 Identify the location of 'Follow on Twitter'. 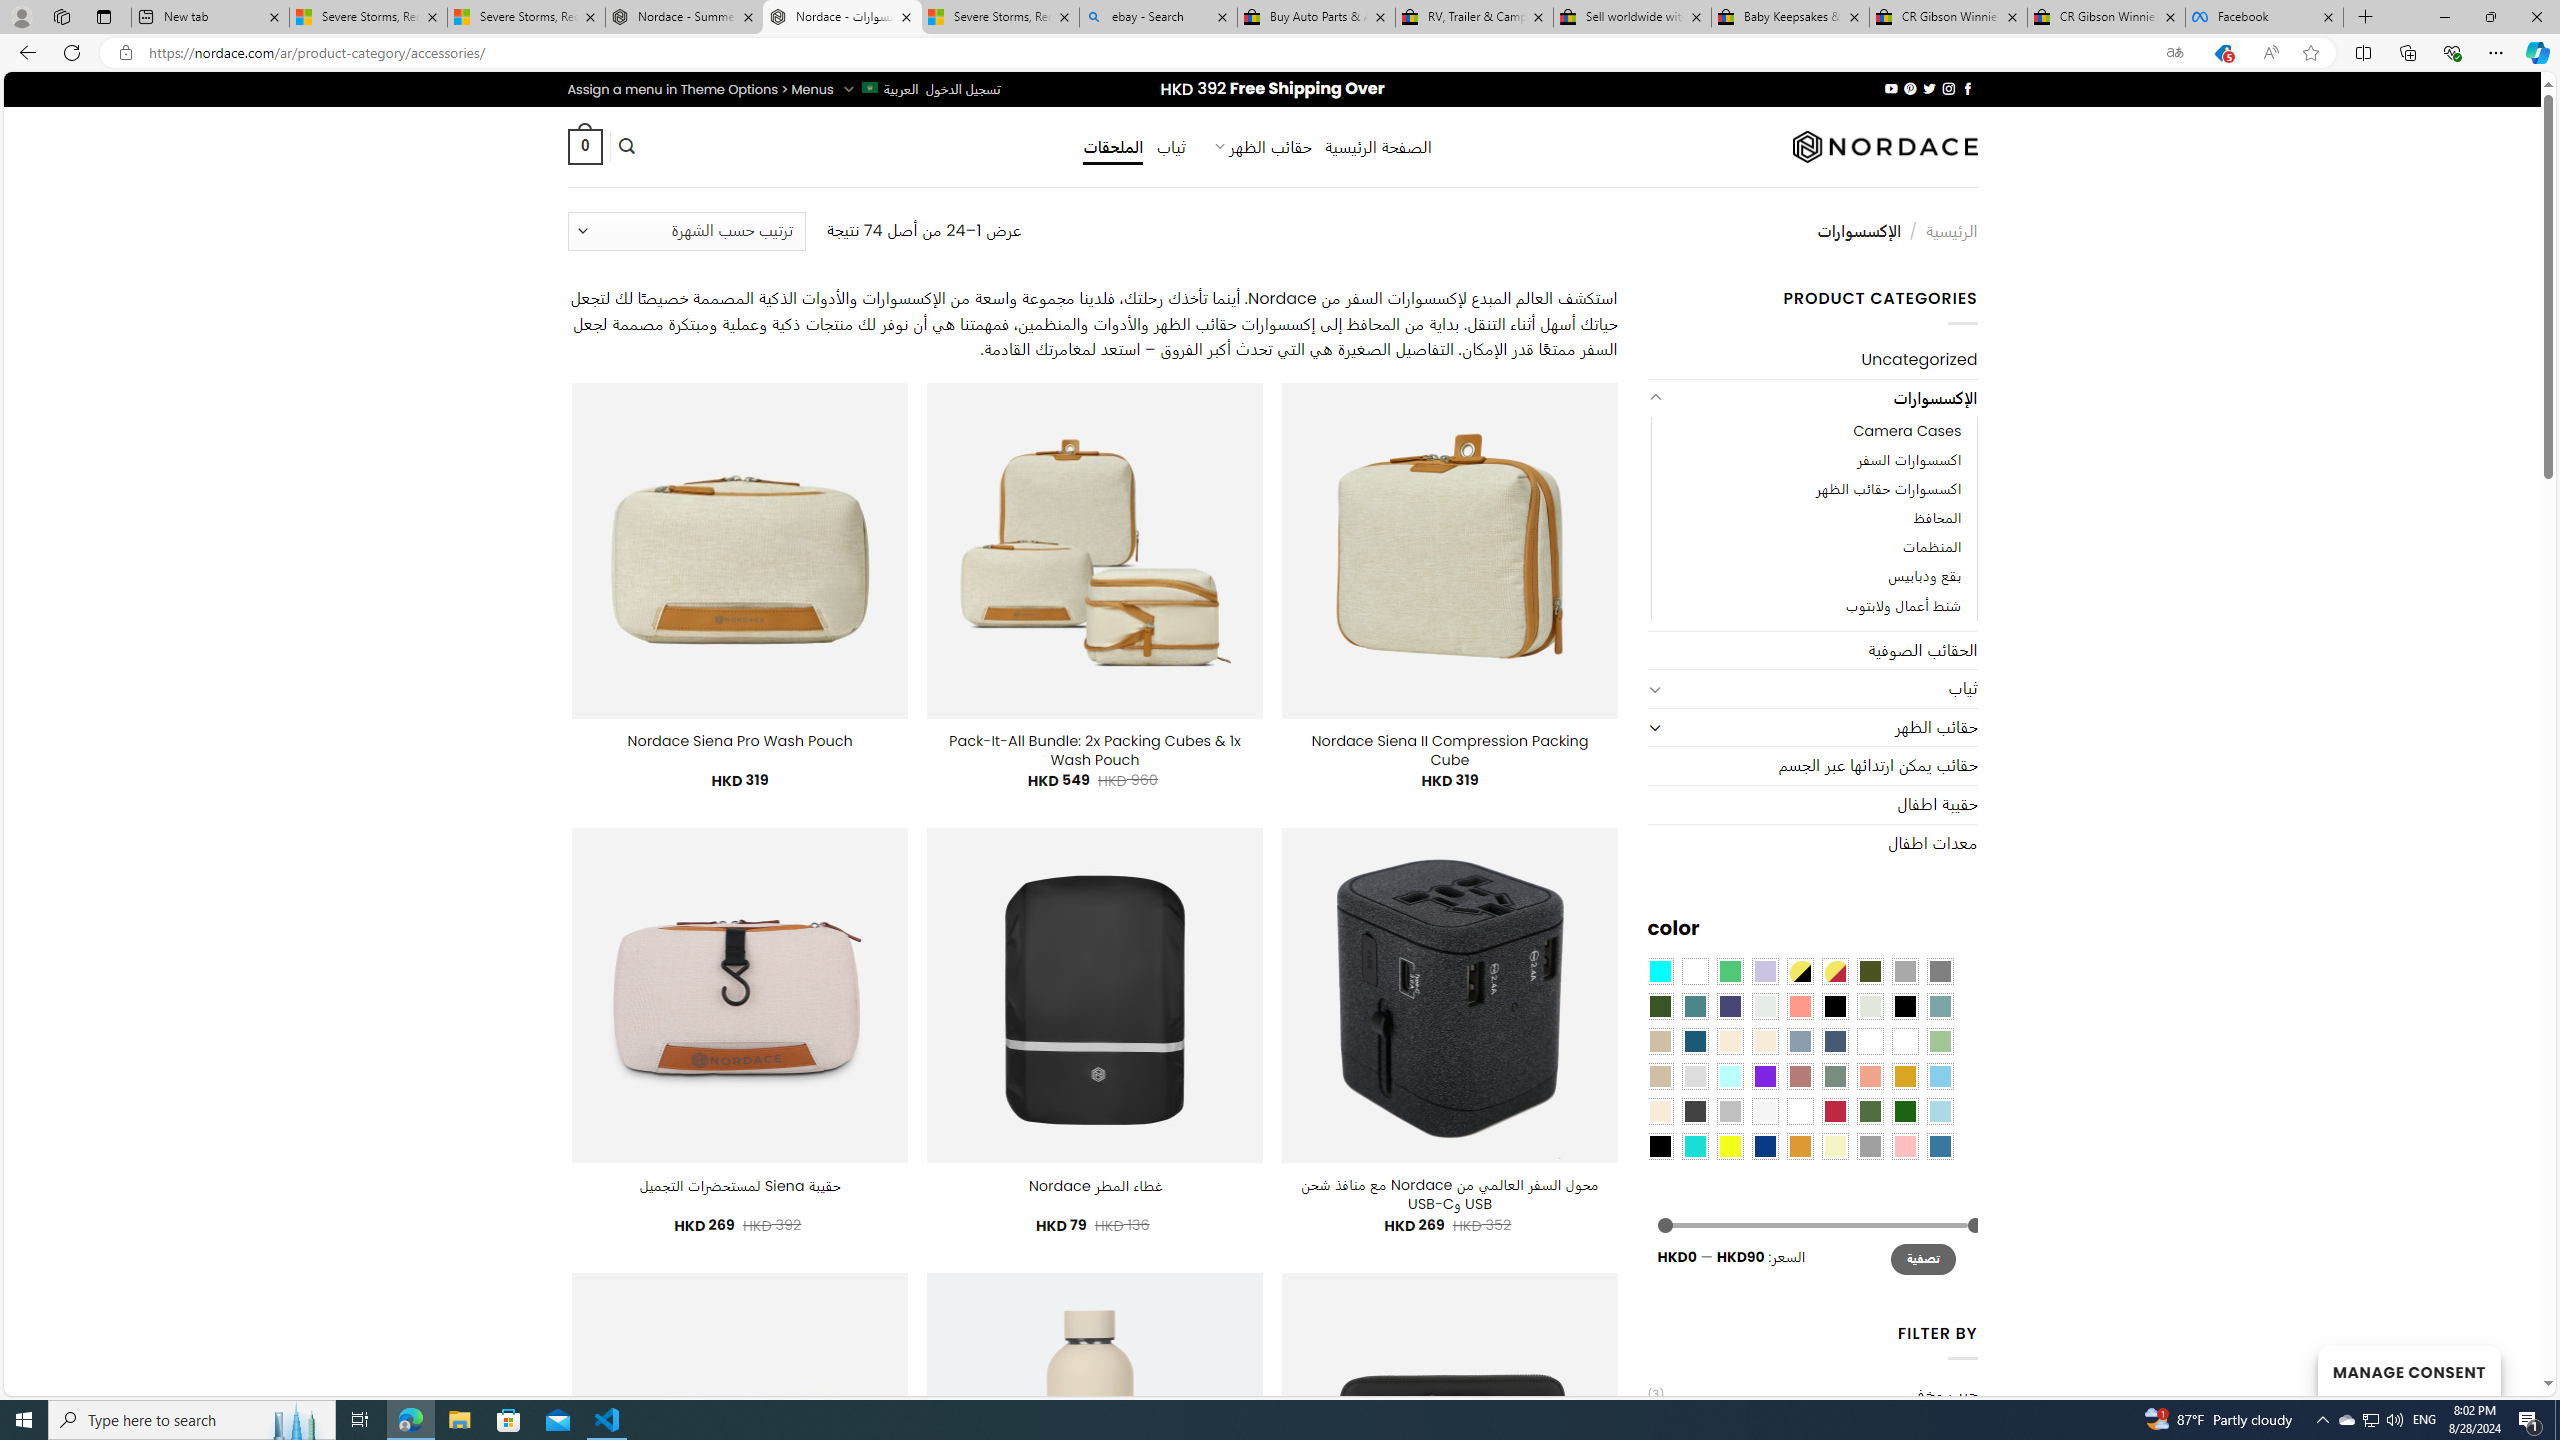
(1928, 88).